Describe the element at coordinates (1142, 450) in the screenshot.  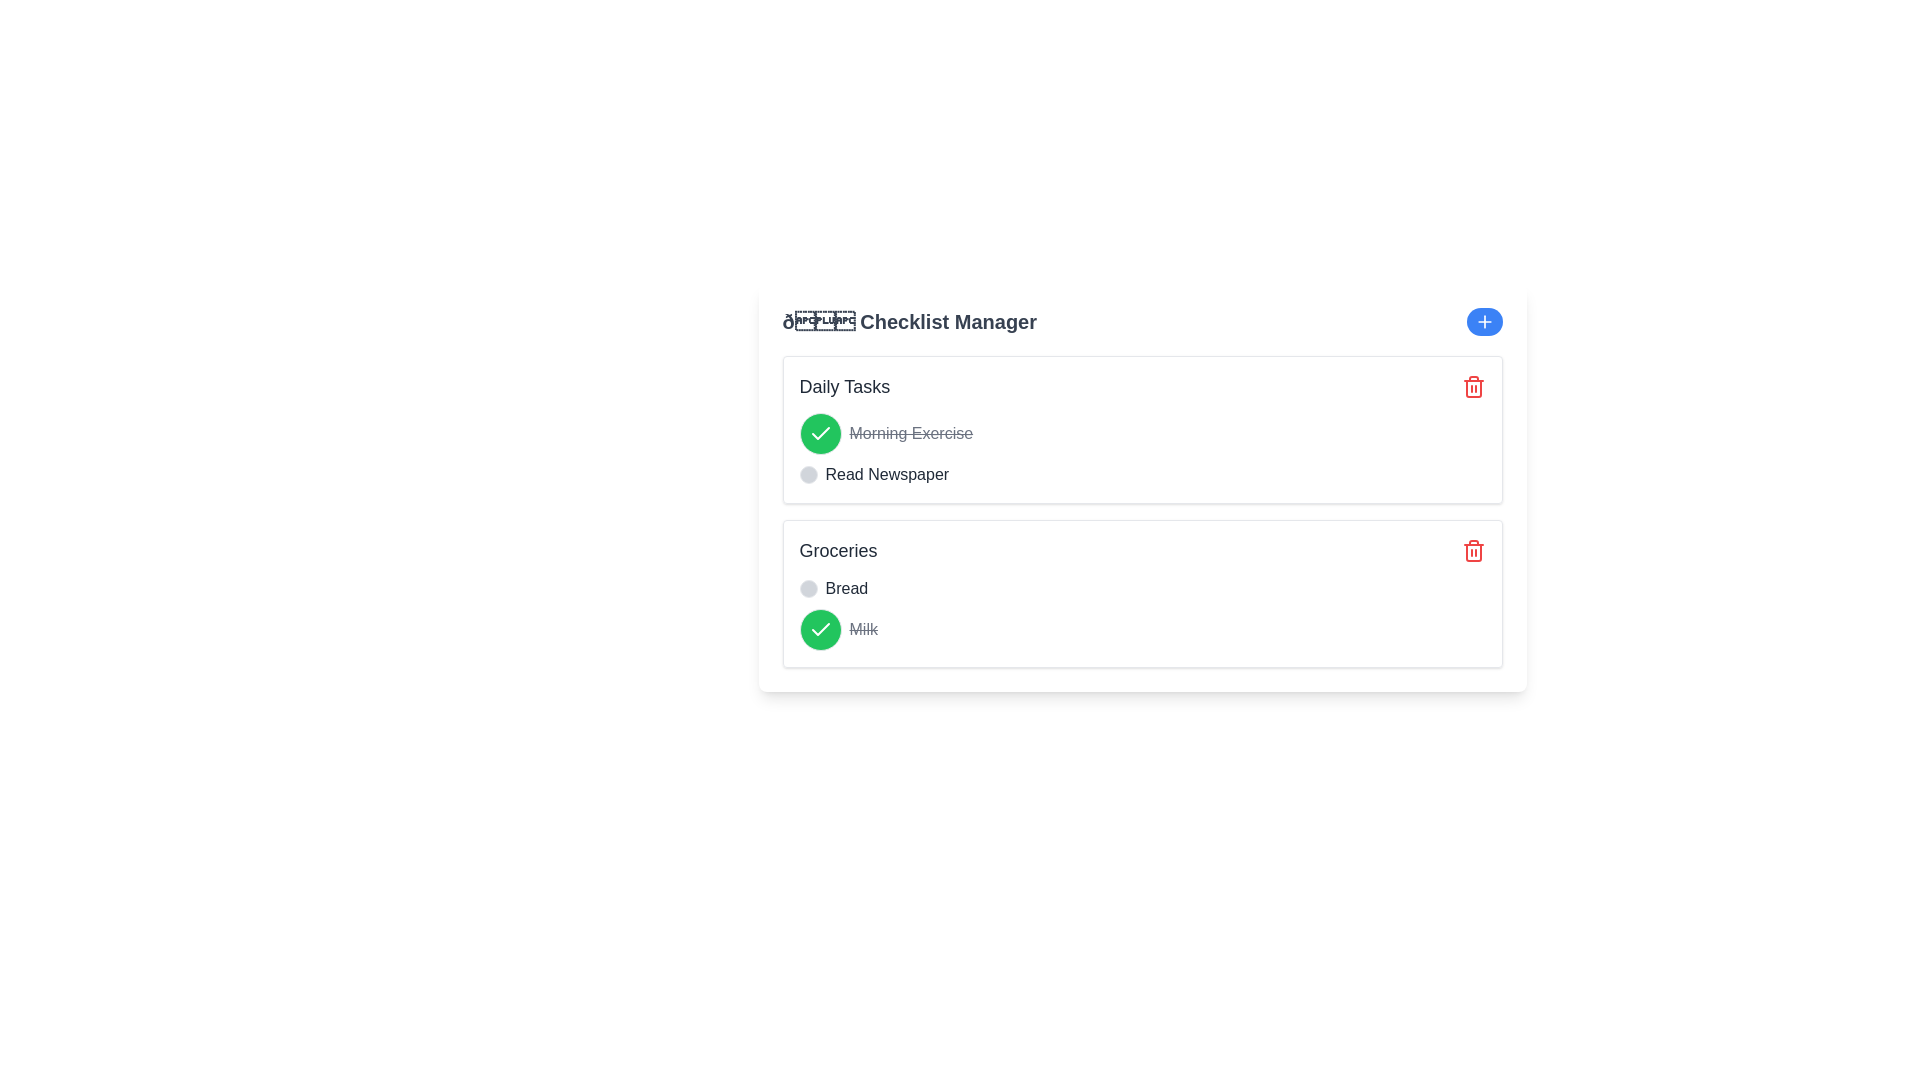
I see `the gray circle next to 'Read Newspaper' in the checklist within the 'Daily Tasks' card to mark it as complete` at that location.